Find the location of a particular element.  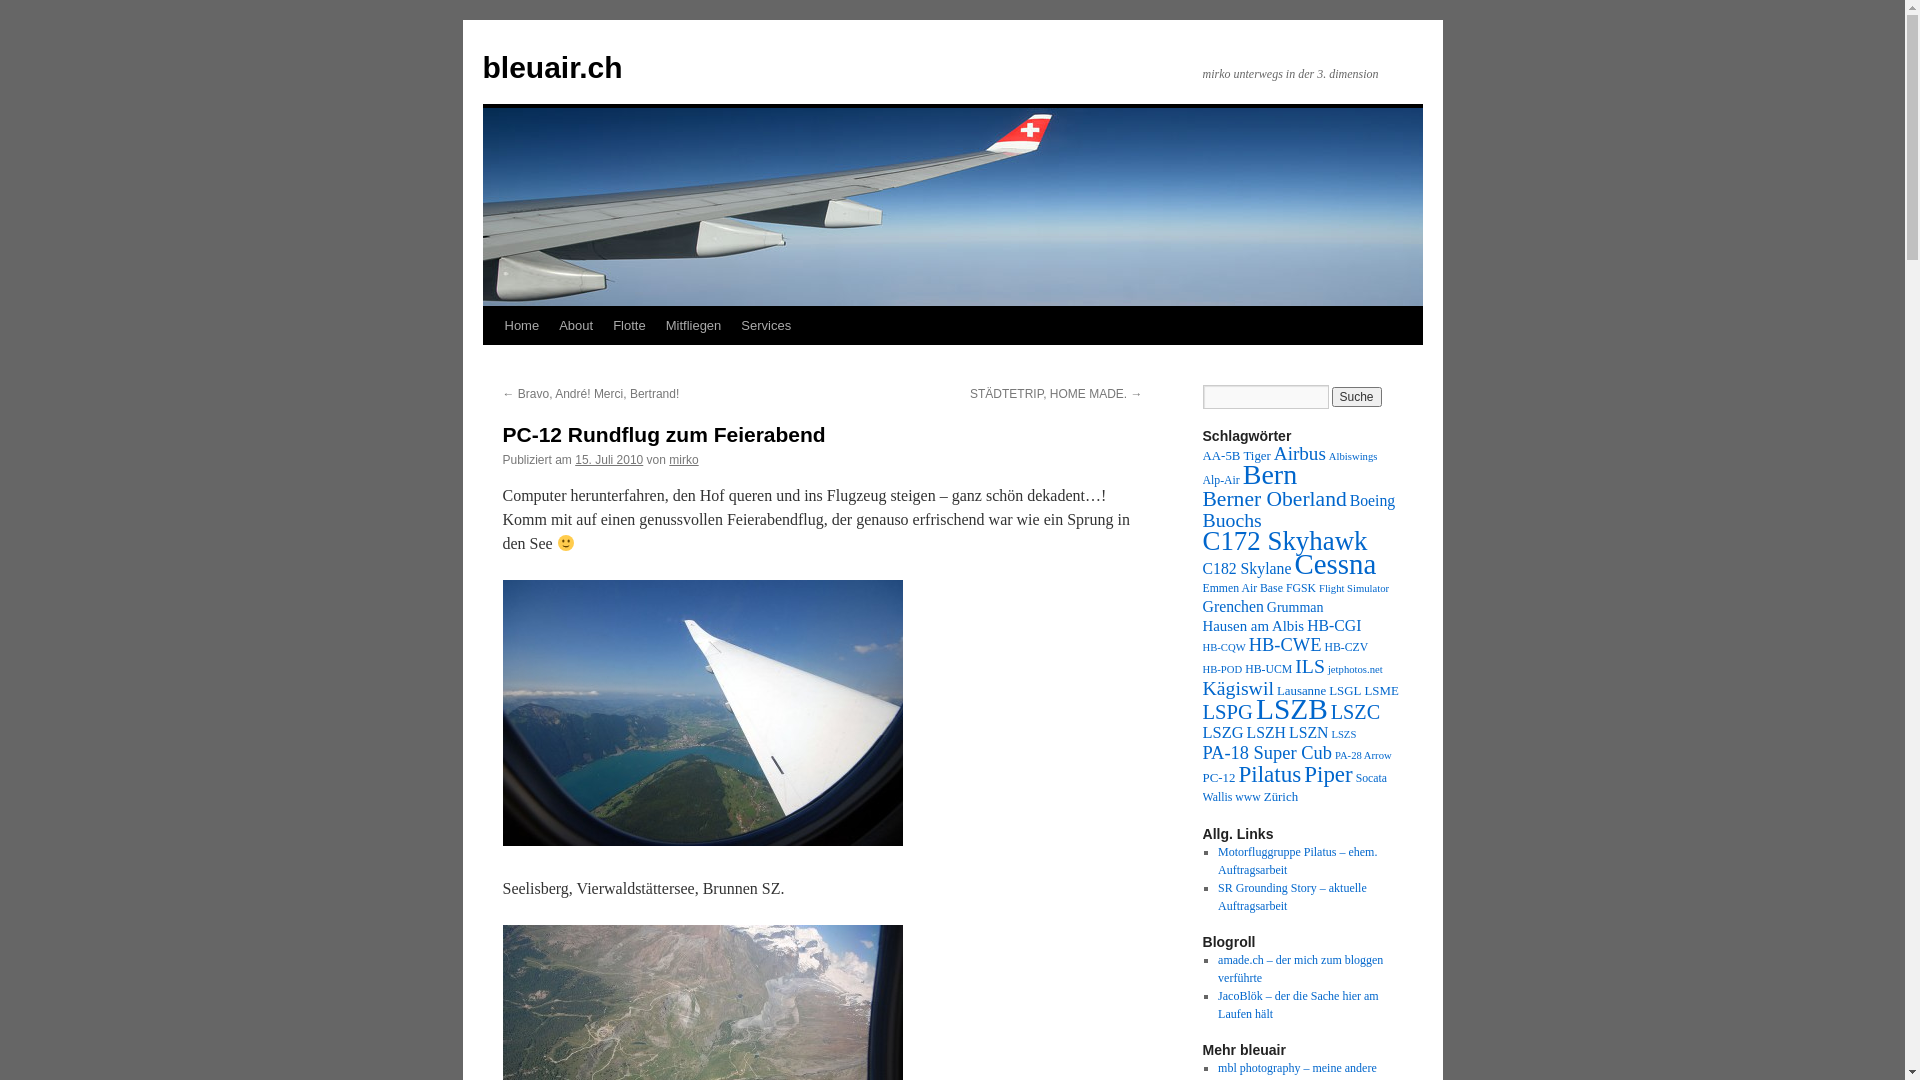

'LSZN' is located at coordinates (1308, 732).